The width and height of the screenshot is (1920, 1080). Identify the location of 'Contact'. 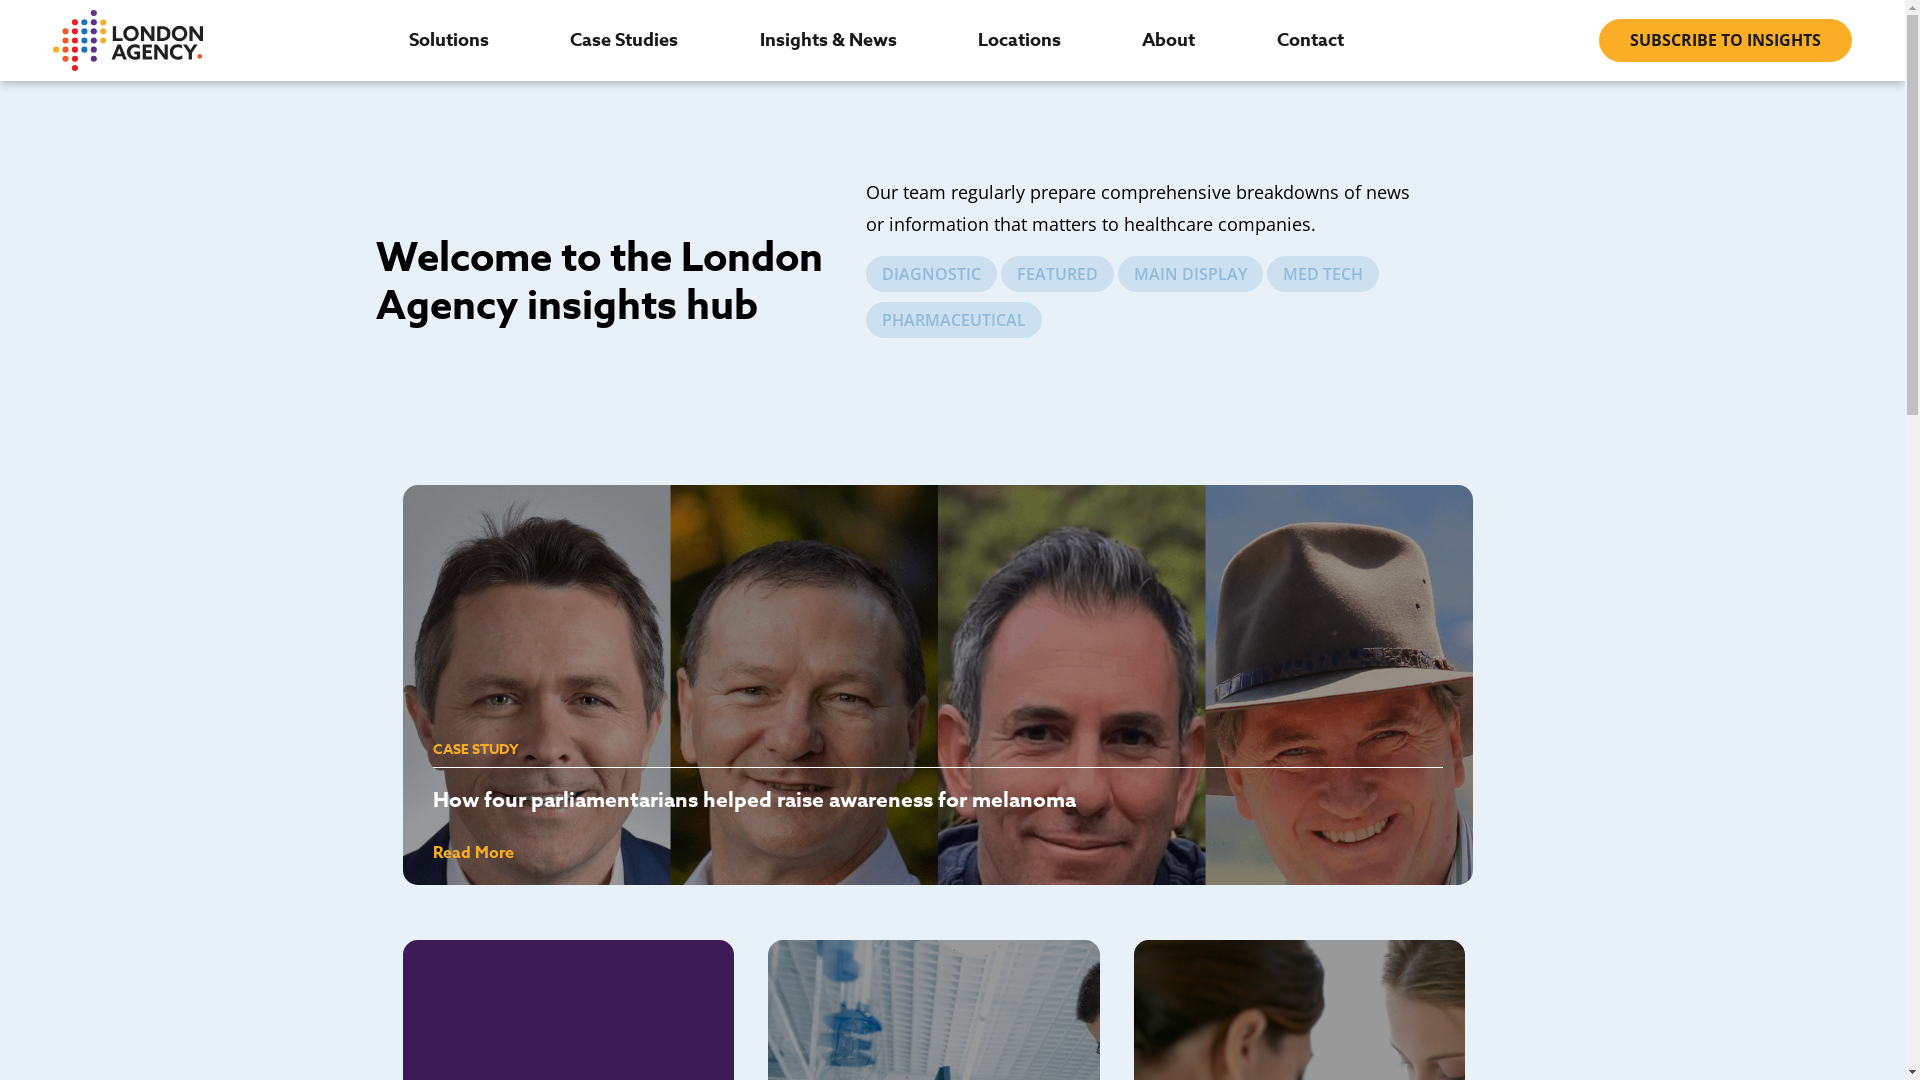
(1275, 39).